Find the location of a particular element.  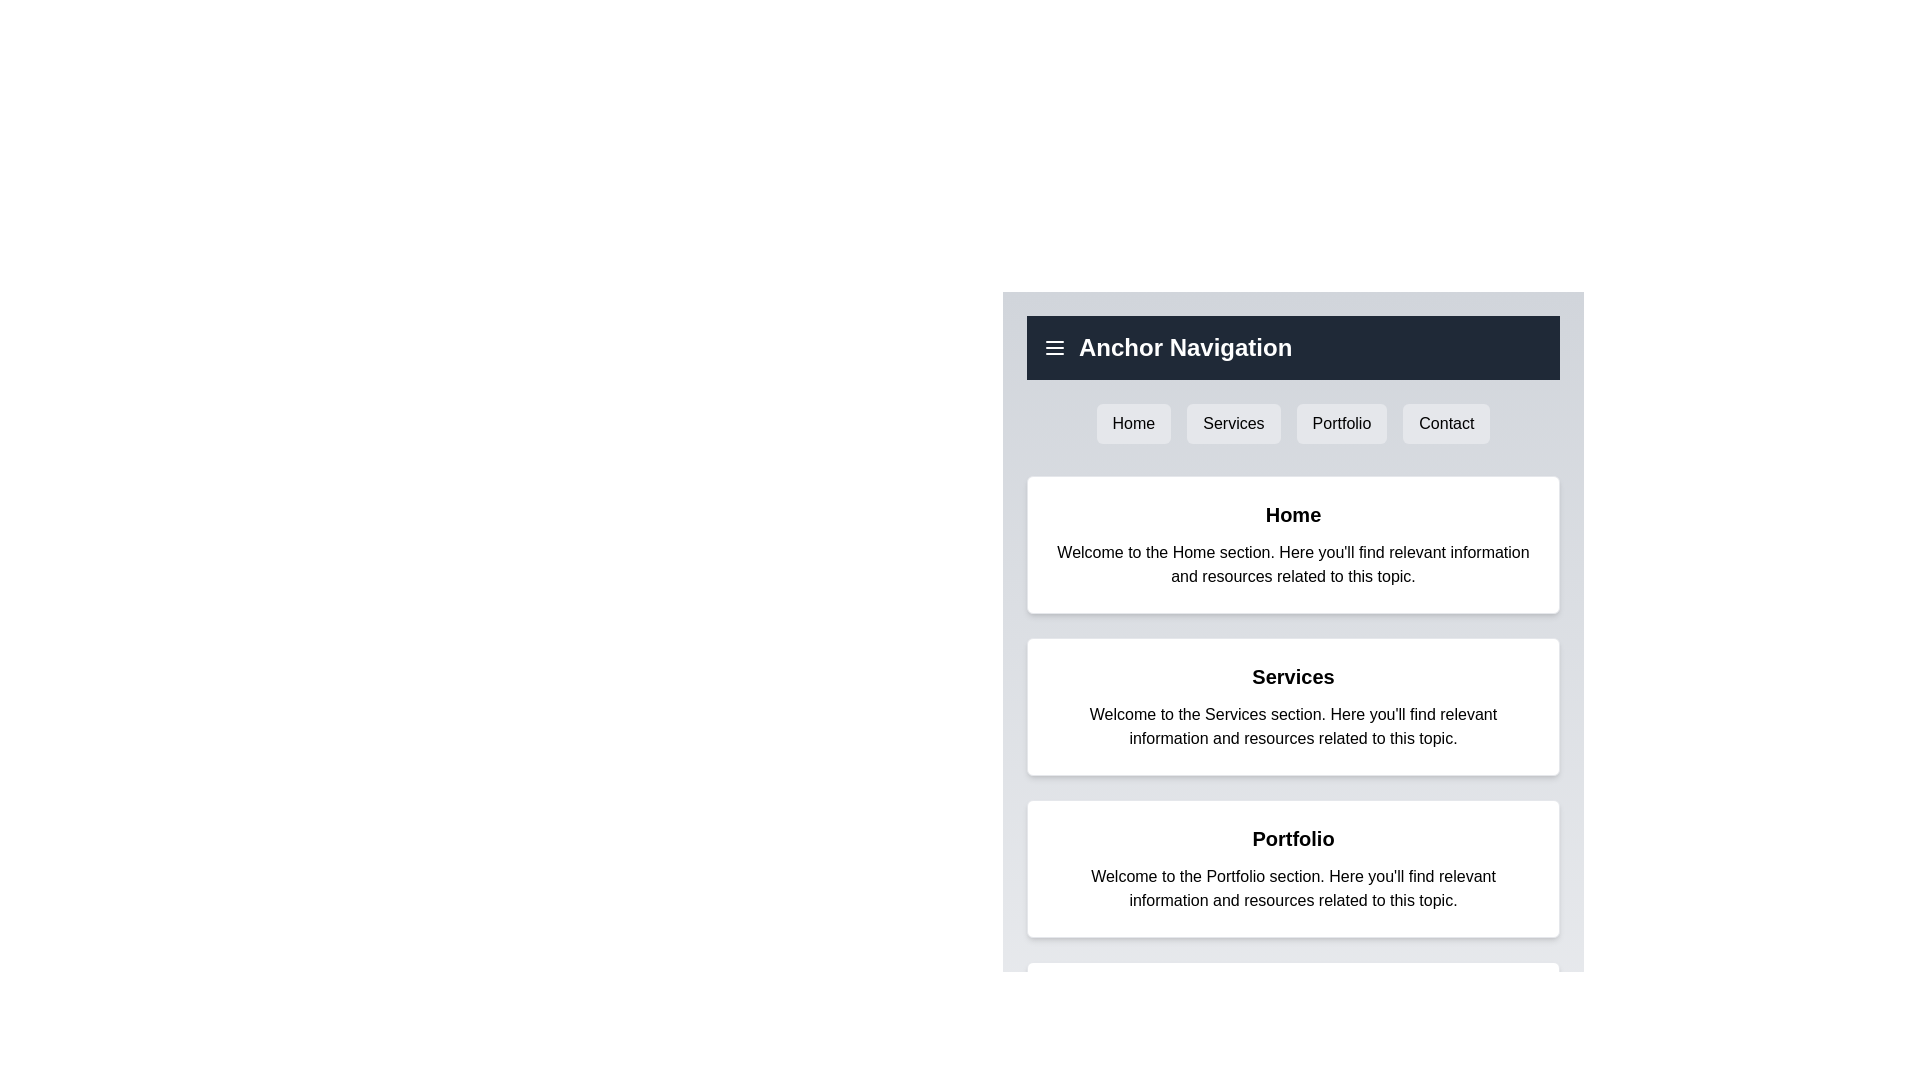

the informational text block located in the second row beneath the 'Home' title in the top central part of the interface is located at coordinates (1293, 564).